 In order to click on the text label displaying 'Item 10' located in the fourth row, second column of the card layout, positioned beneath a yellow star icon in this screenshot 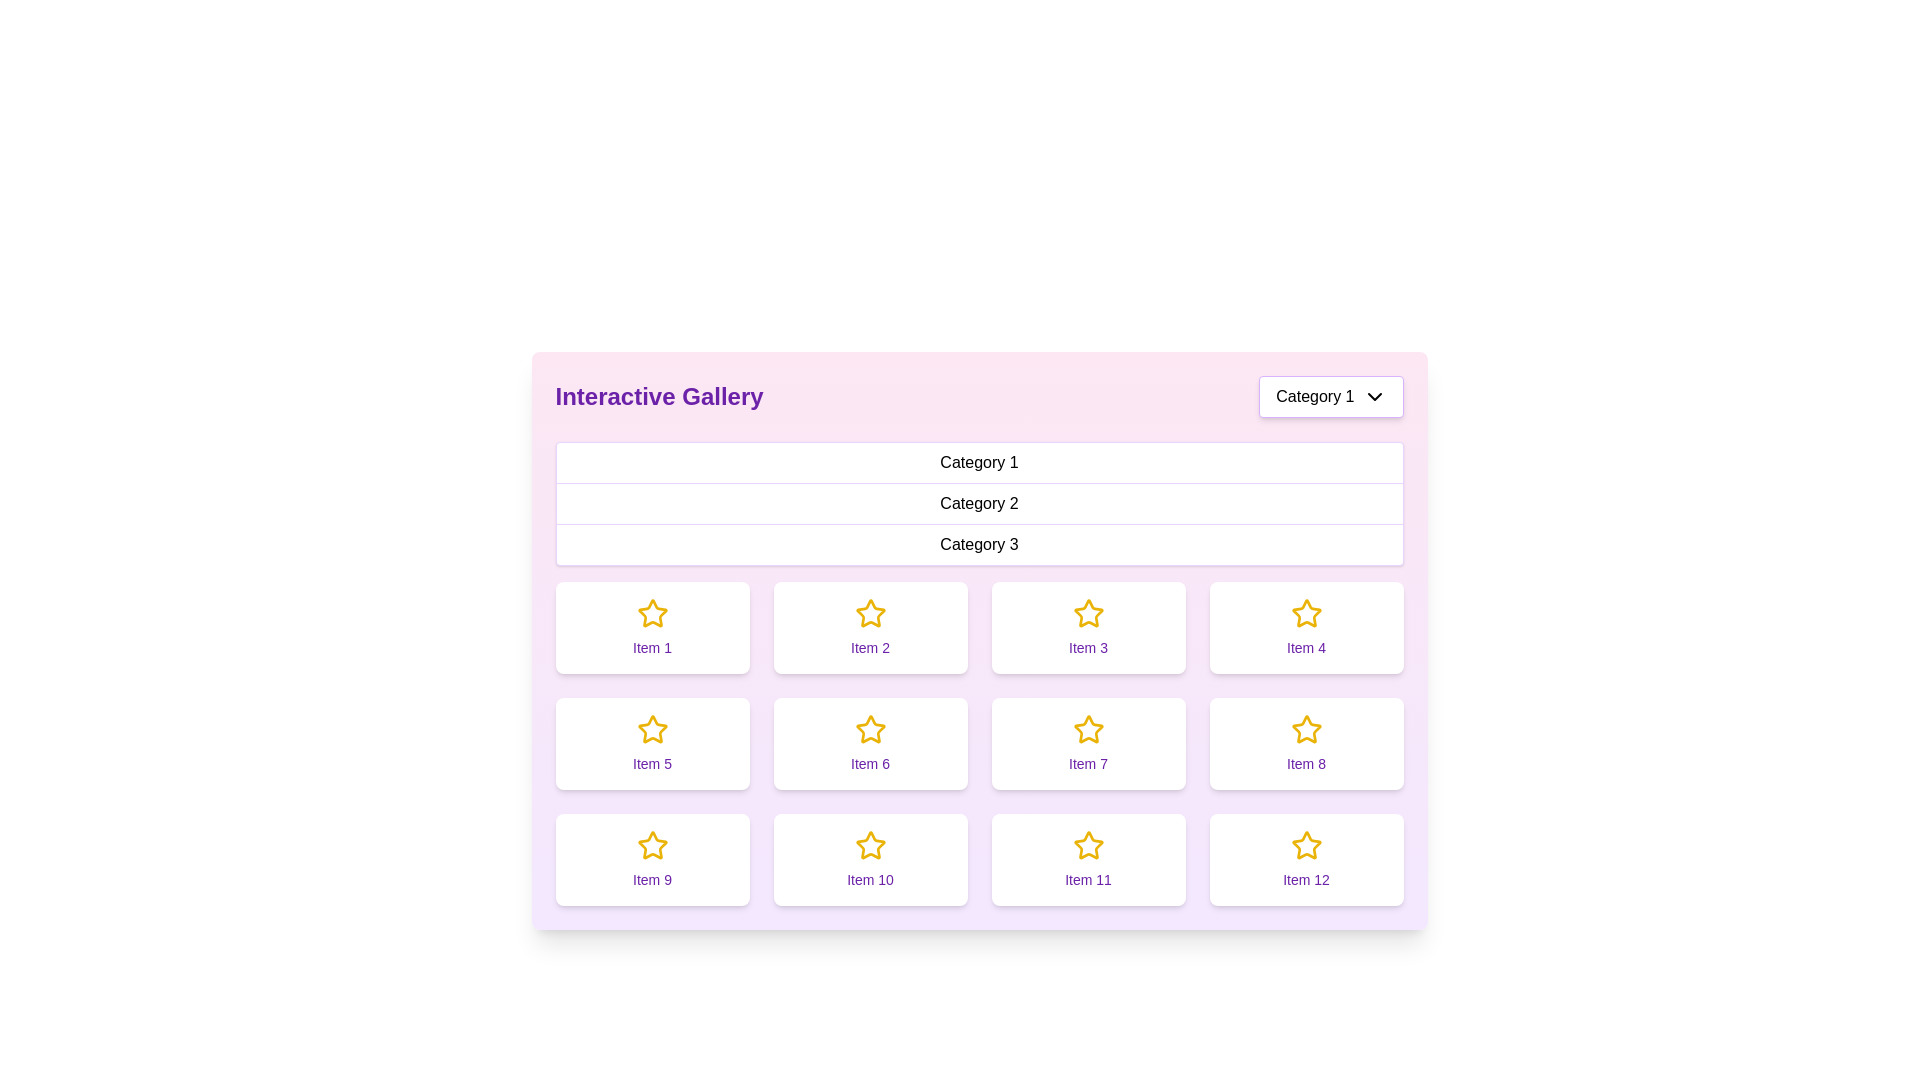, I will do `click(870, 878)`.